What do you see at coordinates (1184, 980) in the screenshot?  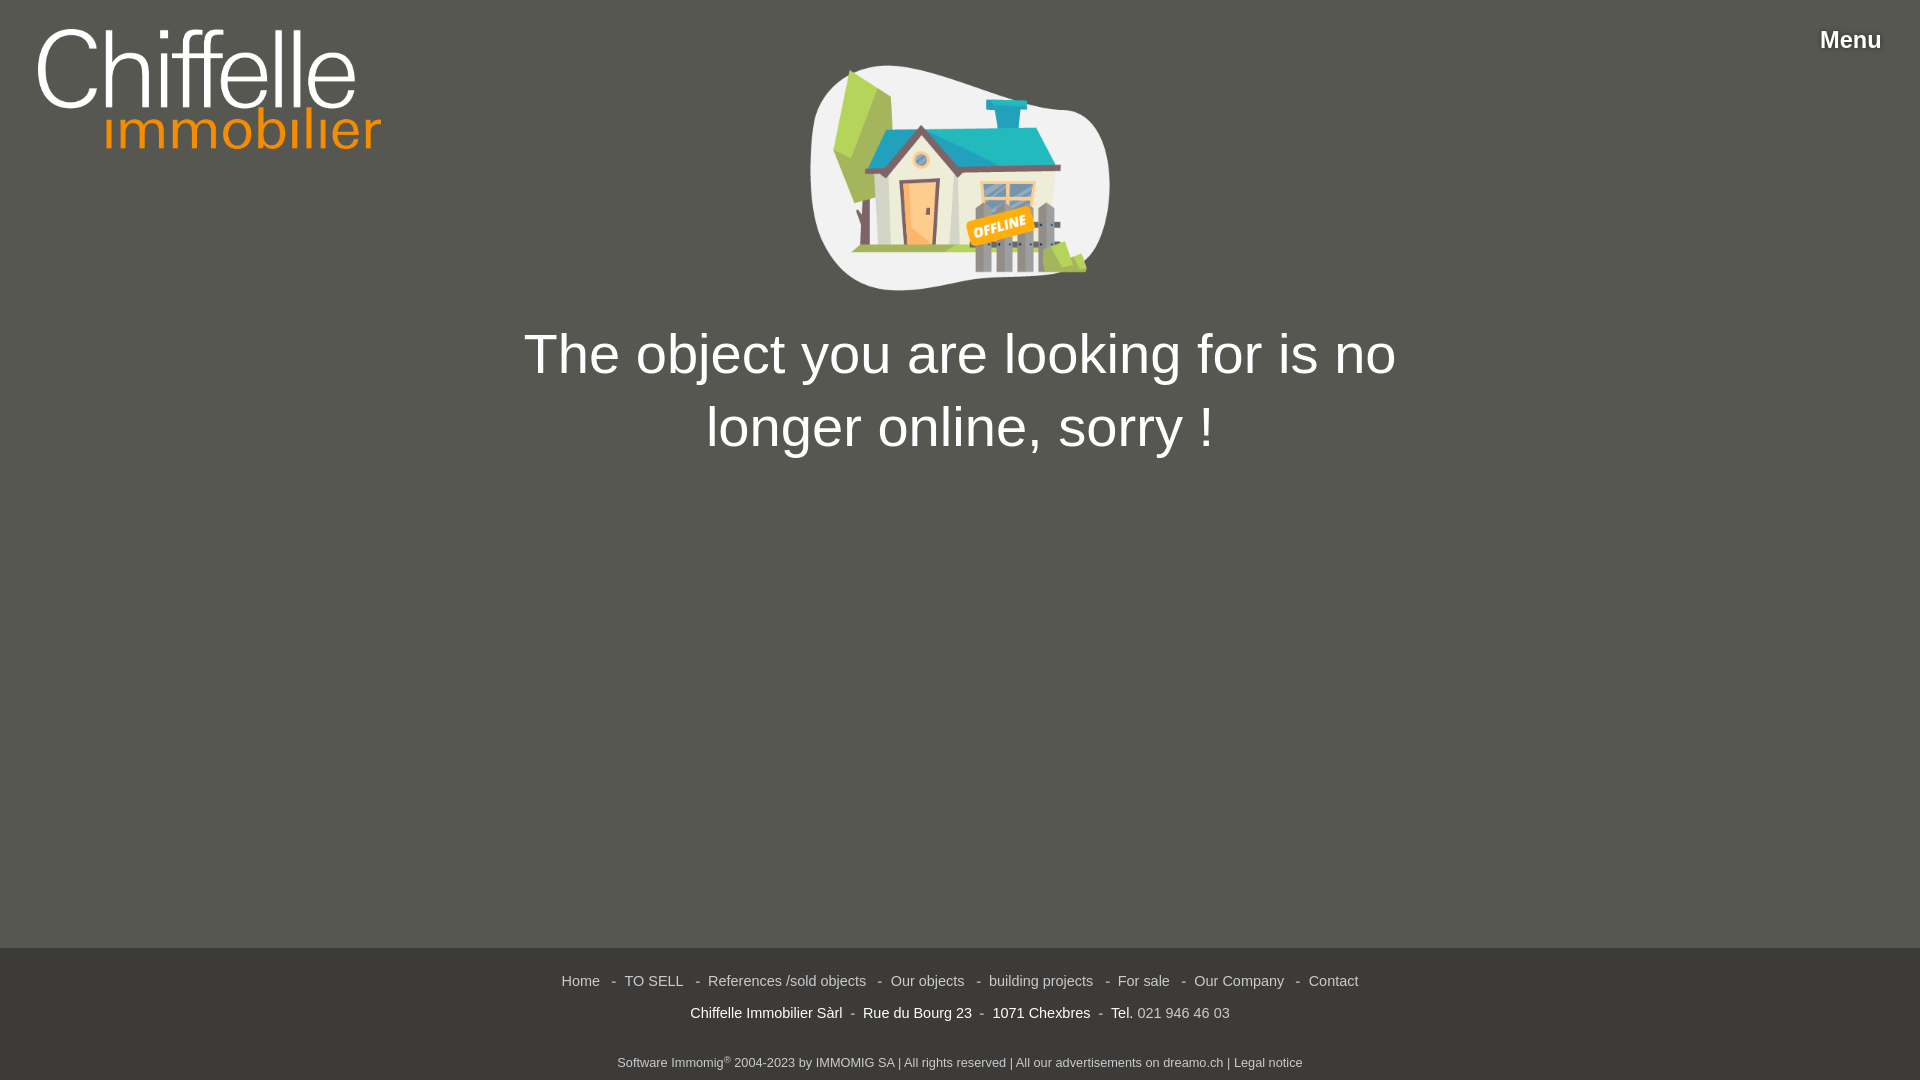 I see `'Our Company'` at bounding box center [1184, 980].